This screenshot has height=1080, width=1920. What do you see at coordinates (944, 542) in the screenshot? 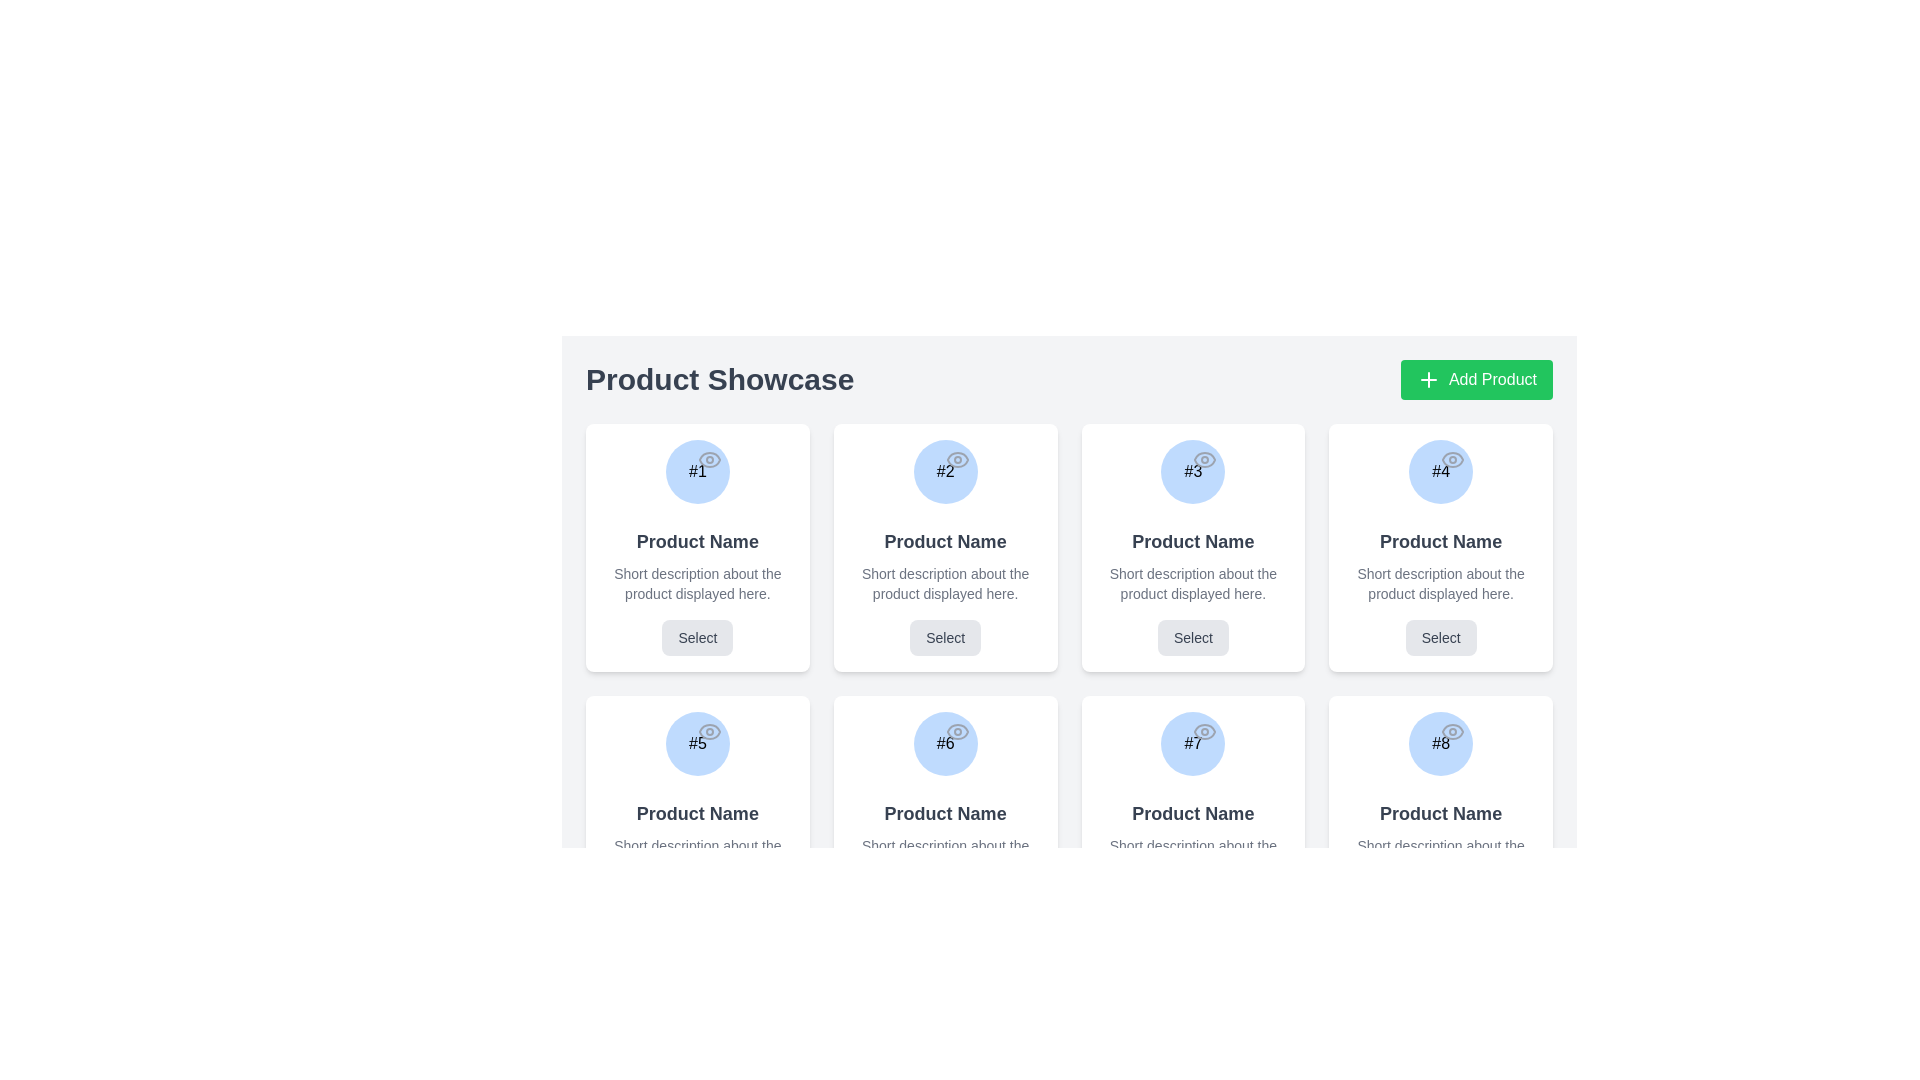
I see `text label 'Product Name' which is a bold text styled with a large font size and positioned in the middle section of the second card in the first row of a grid layout` at bounding box center [944, 542].